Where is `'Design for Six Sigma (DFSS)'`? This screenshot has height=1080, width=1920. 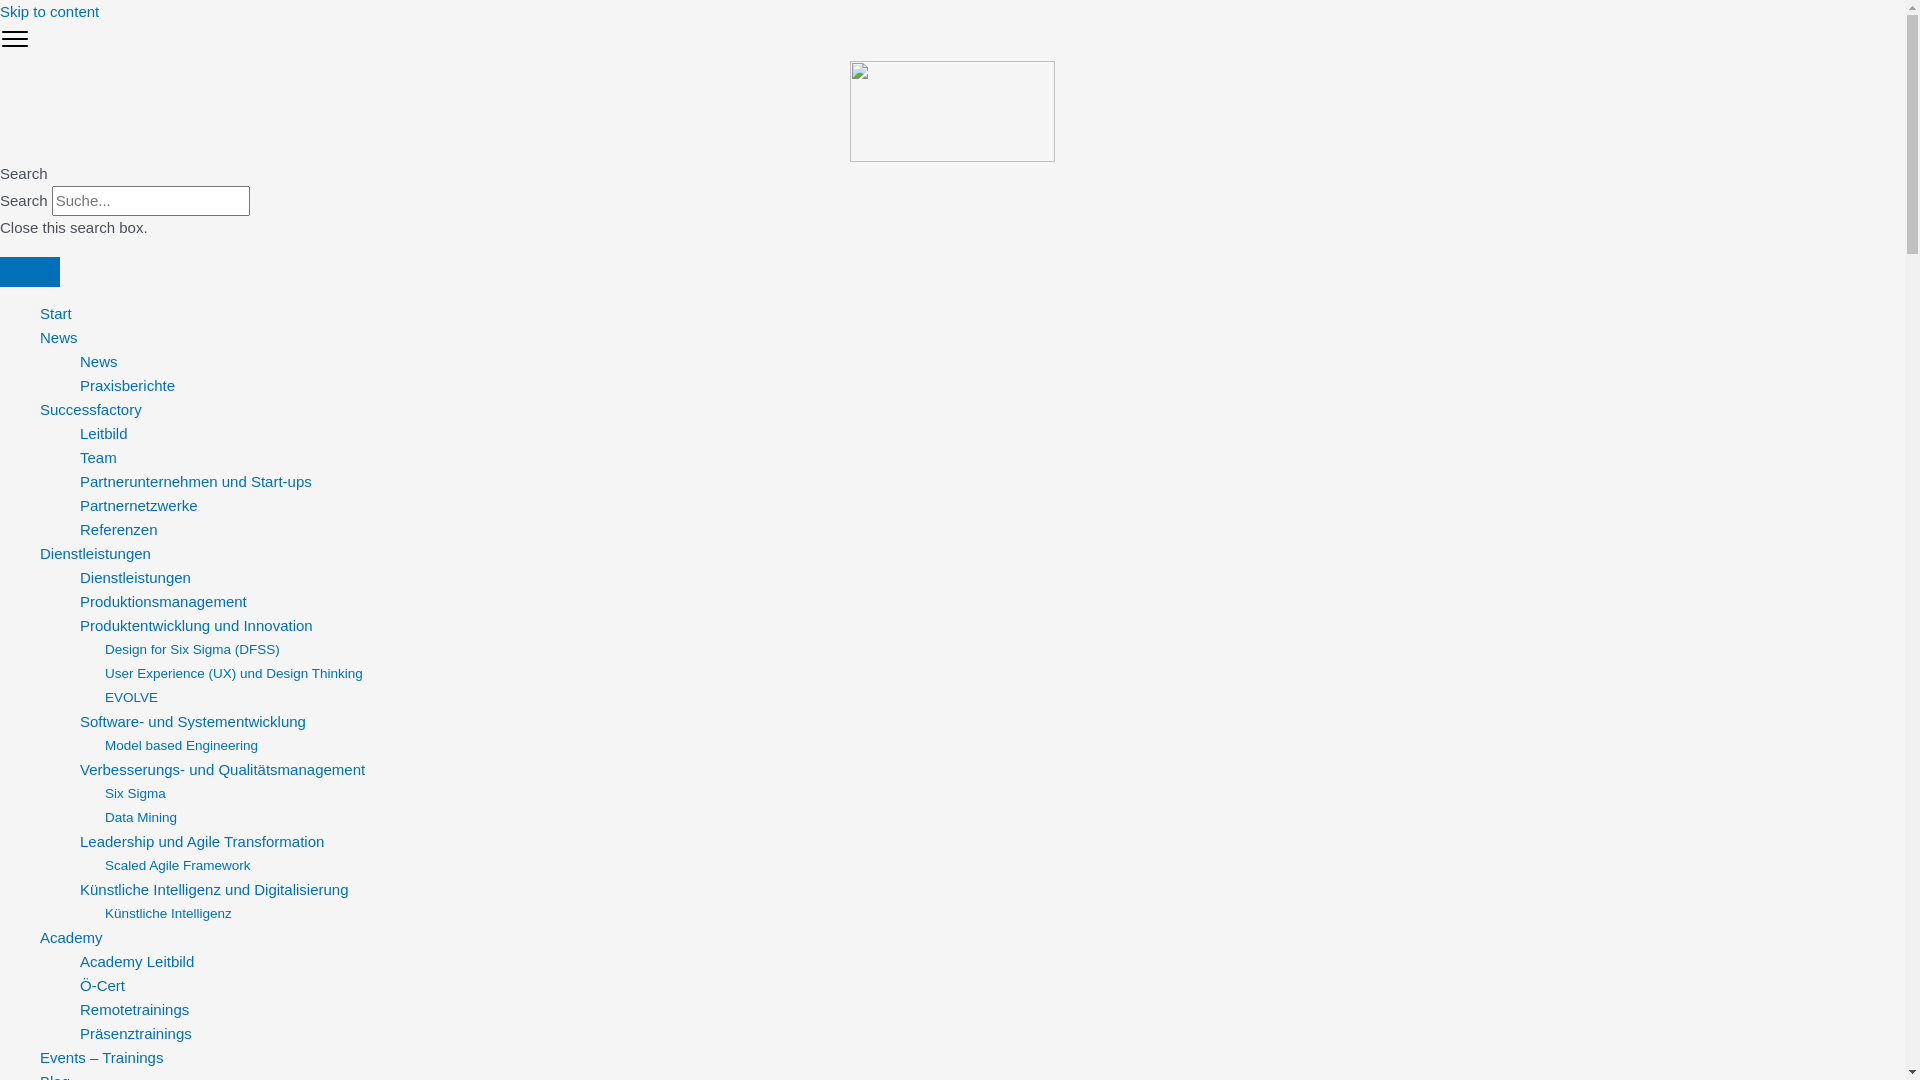 'Design for Six Sigma (DFSS)' is located at coordinates (192, 649).